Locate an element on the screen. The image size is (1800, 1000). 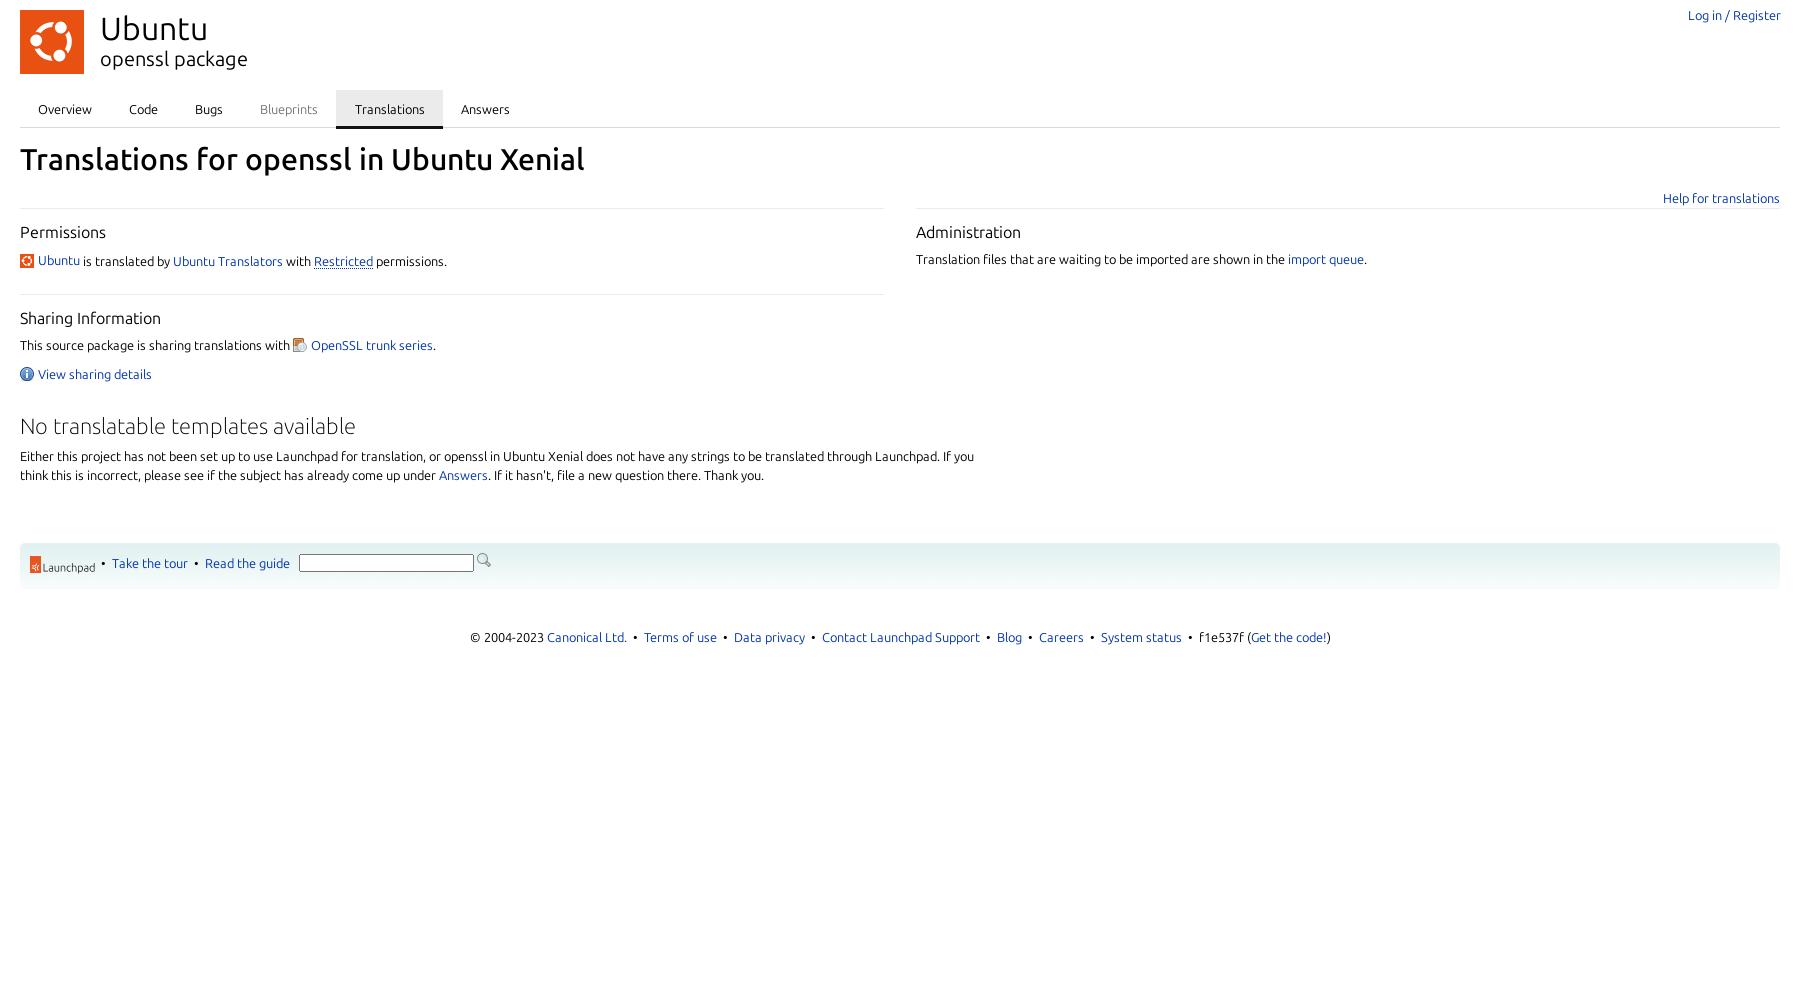
'Blueprints' is located at coordinates (258, 107).